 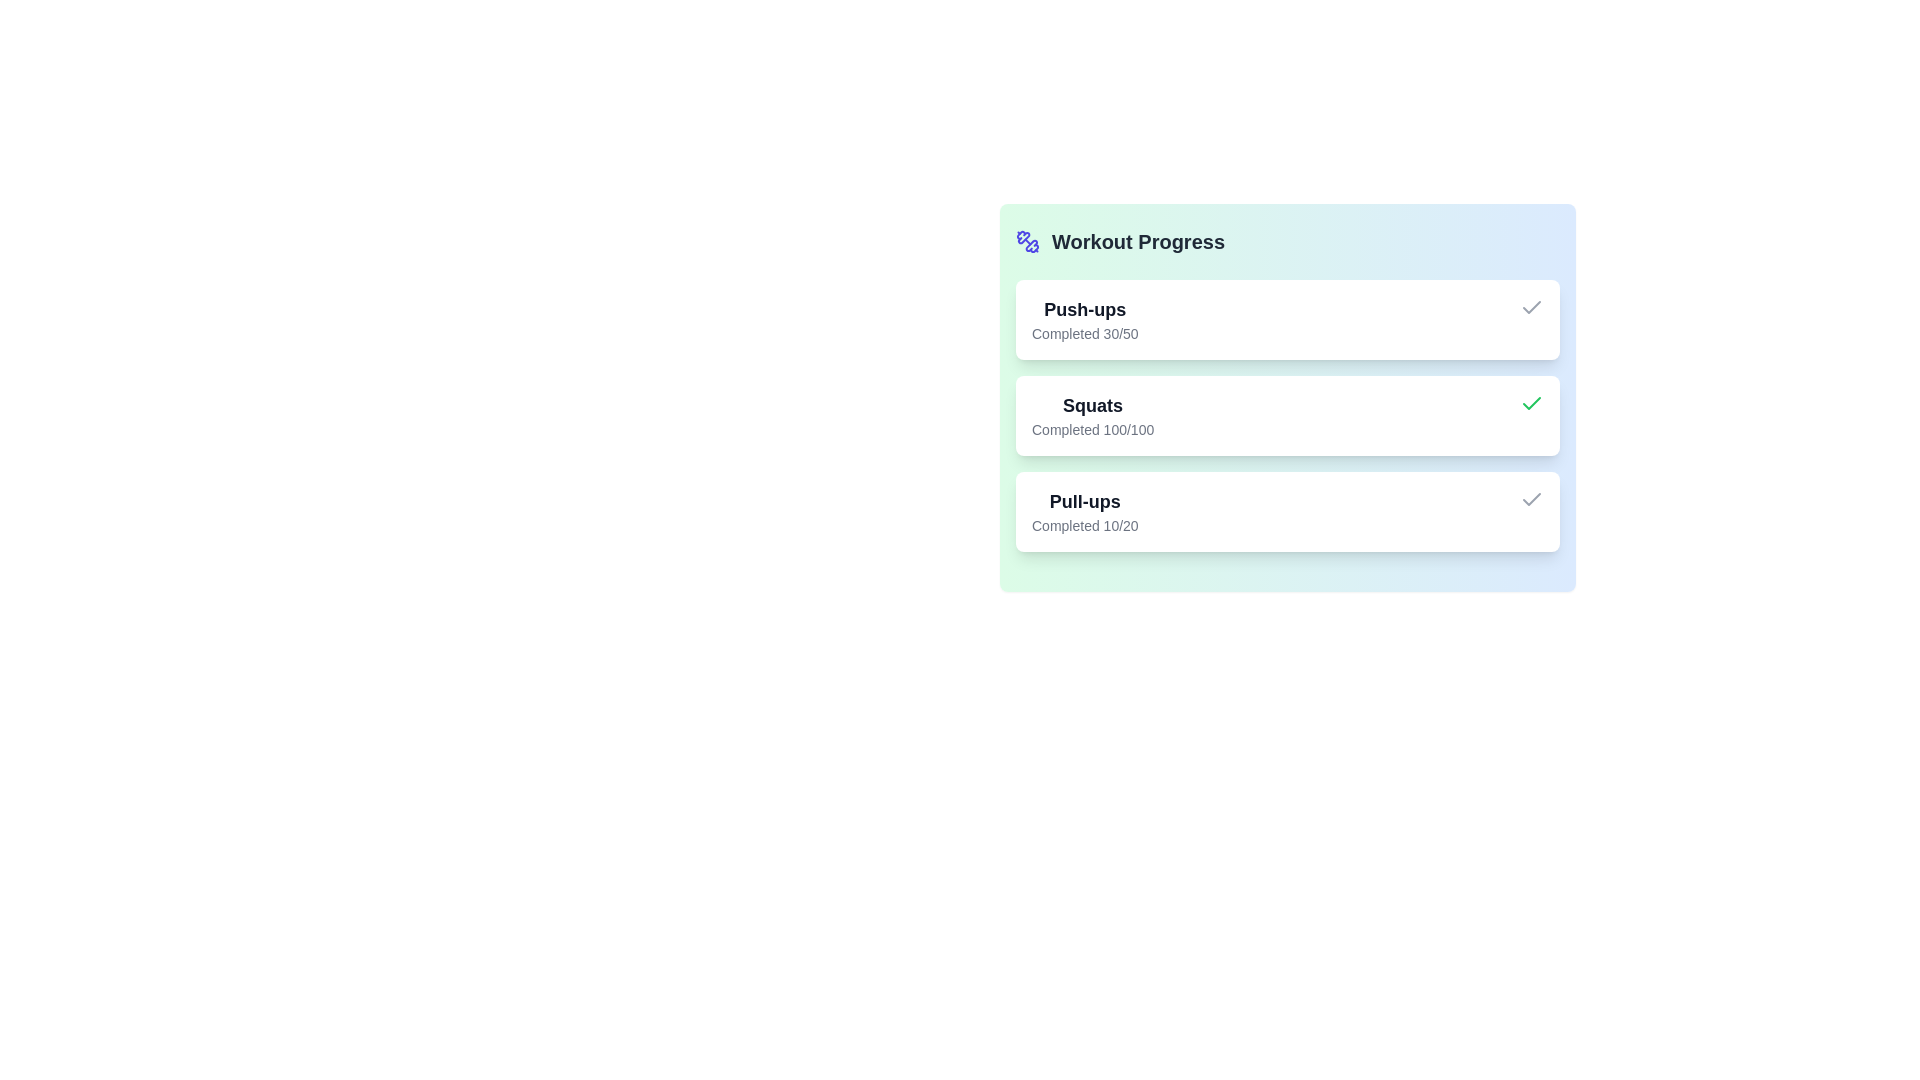 I want to click on the 'Pull-ups' progress text block that indicates completion details ('Completed 10/20') in the 'Workout Progress' section, which is the last entry in the list, so click(x=1084, y=511).